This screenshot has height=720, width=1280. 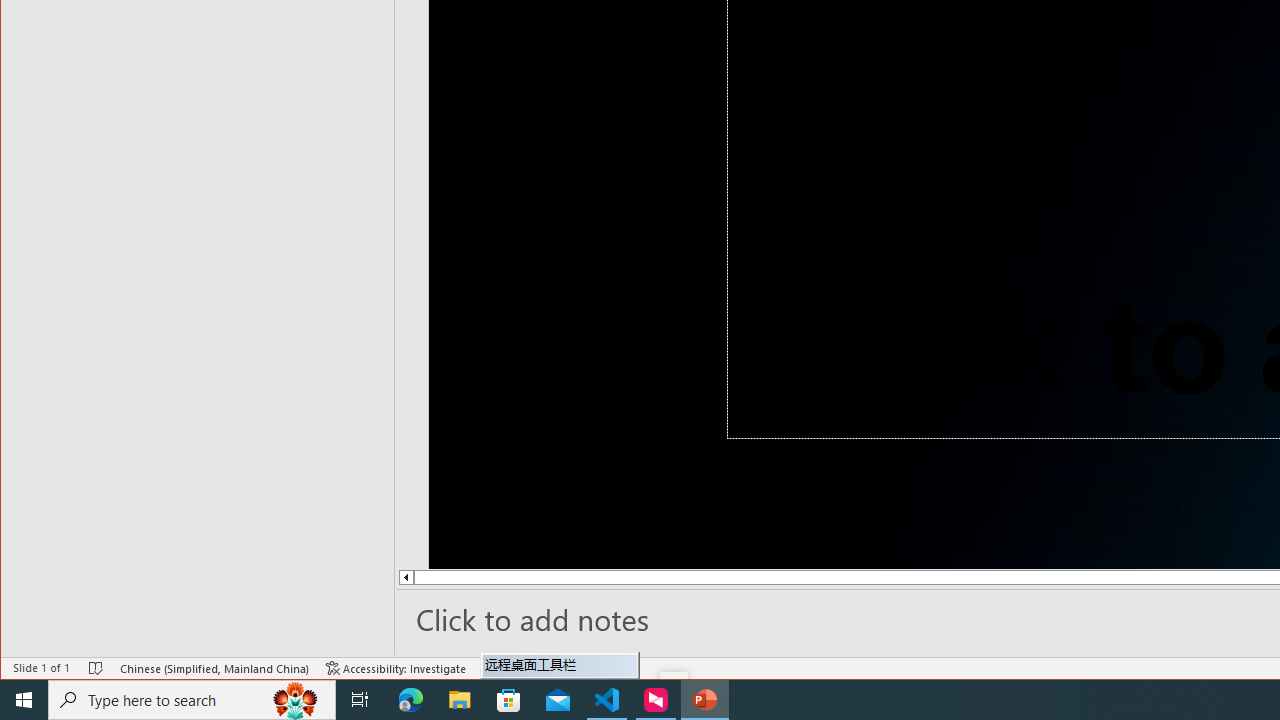 What do you see at coordinates (606, 698) in the screenshot?
I see `'Visual Studio Code - 1 running window'` at bounding box center [606, 698].